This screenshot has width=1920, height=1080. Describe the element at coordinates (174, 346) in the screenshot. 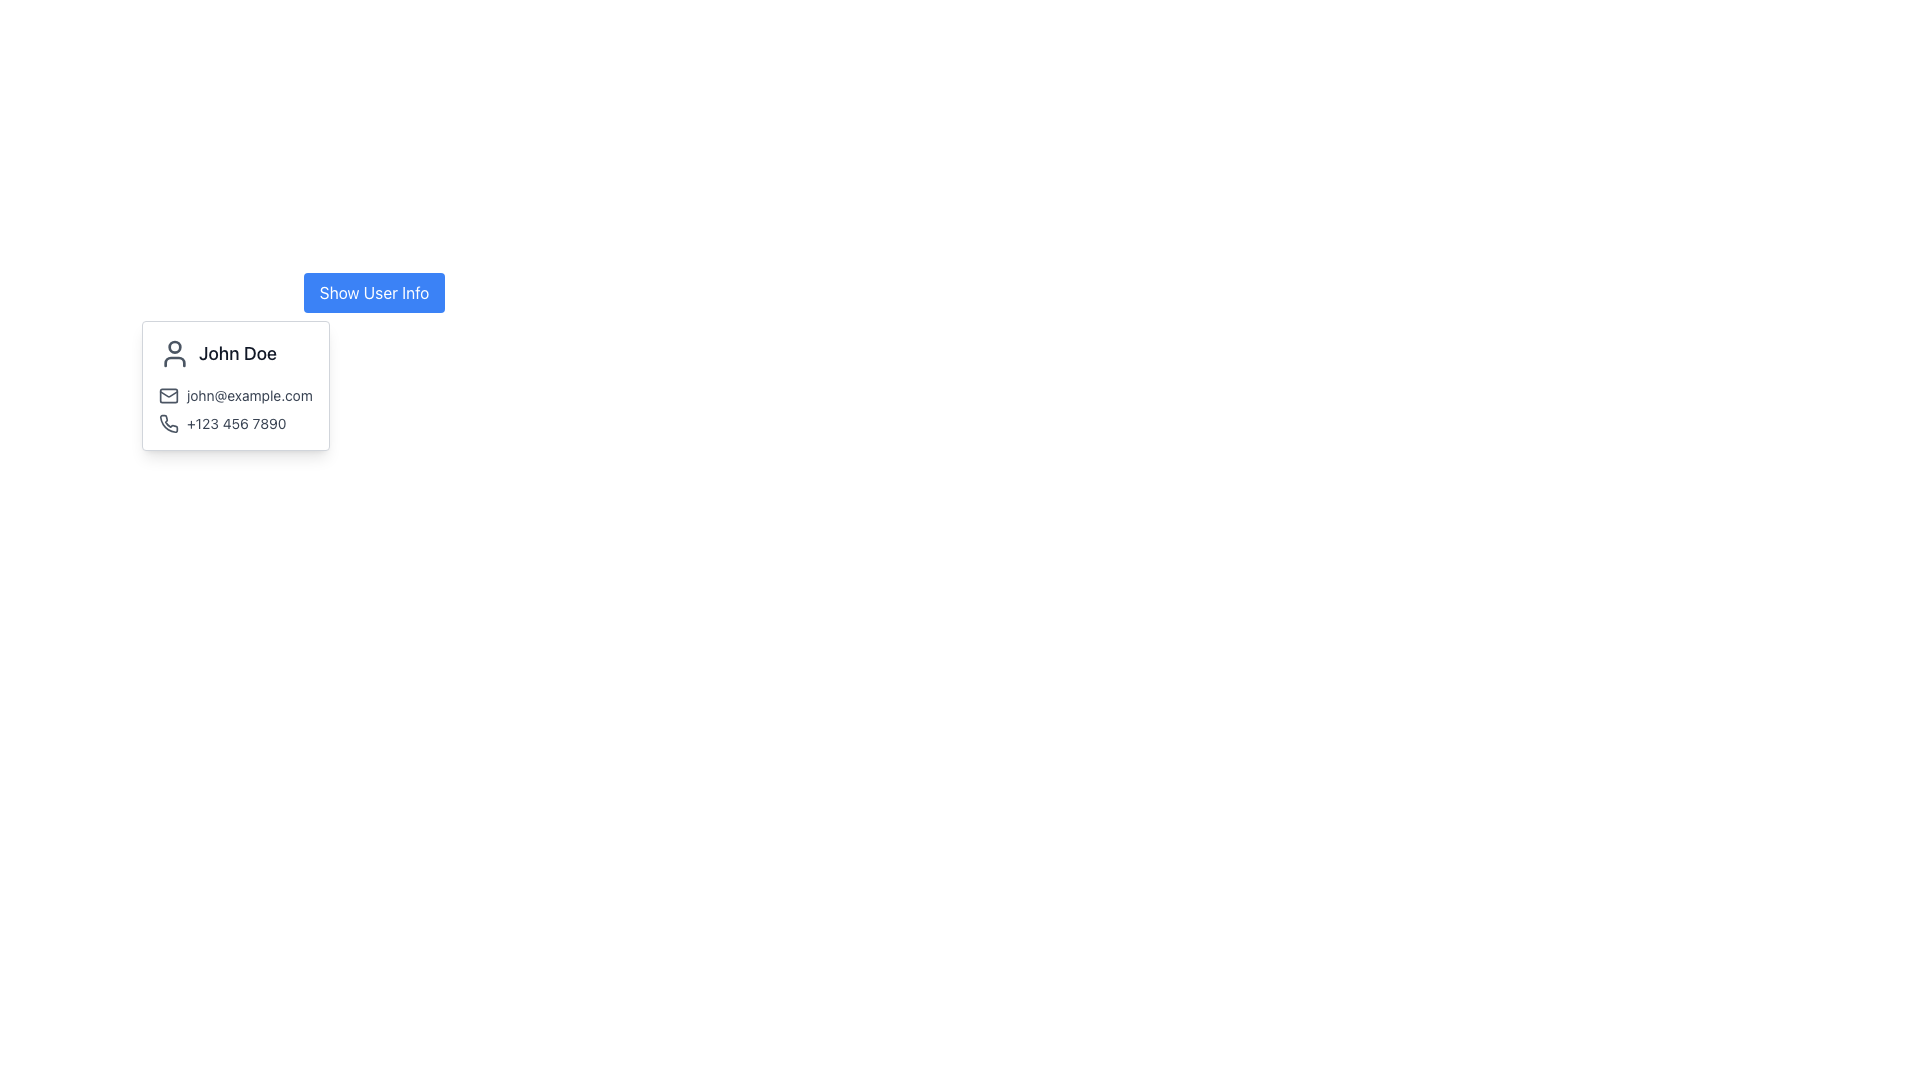

I see `the SVG Circle Element representing the user's head in the profile icon` at that location.